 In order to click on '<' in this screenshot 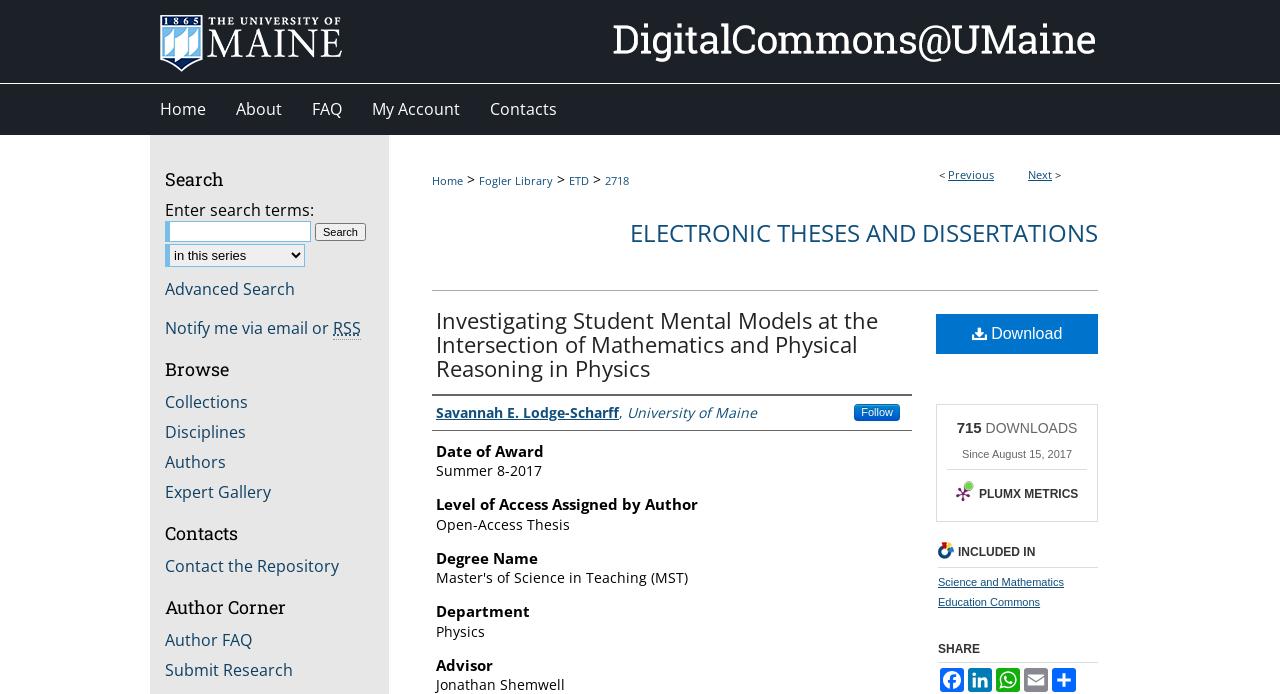, I will do `click(942, 174)`.